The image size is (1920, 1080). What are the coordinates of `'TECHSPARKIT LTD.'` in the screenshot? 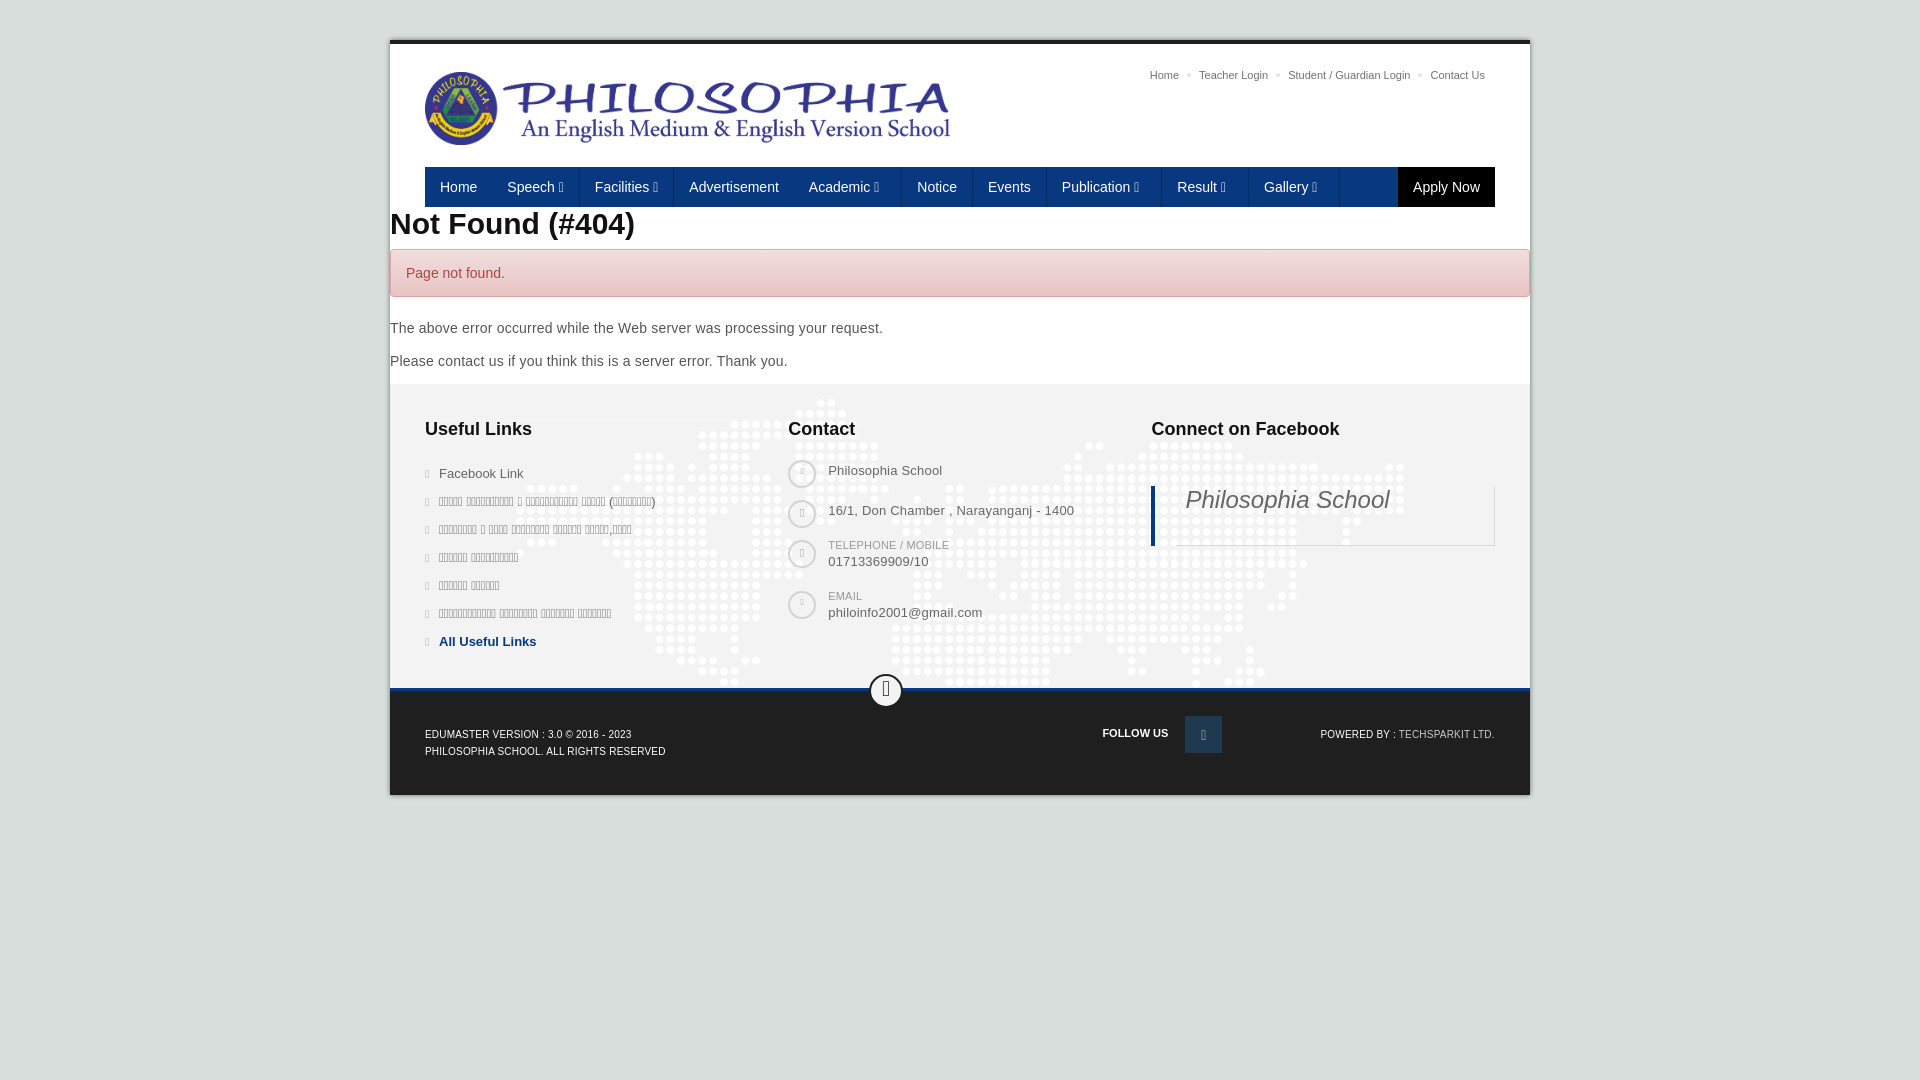 It's located at (1446, 734).